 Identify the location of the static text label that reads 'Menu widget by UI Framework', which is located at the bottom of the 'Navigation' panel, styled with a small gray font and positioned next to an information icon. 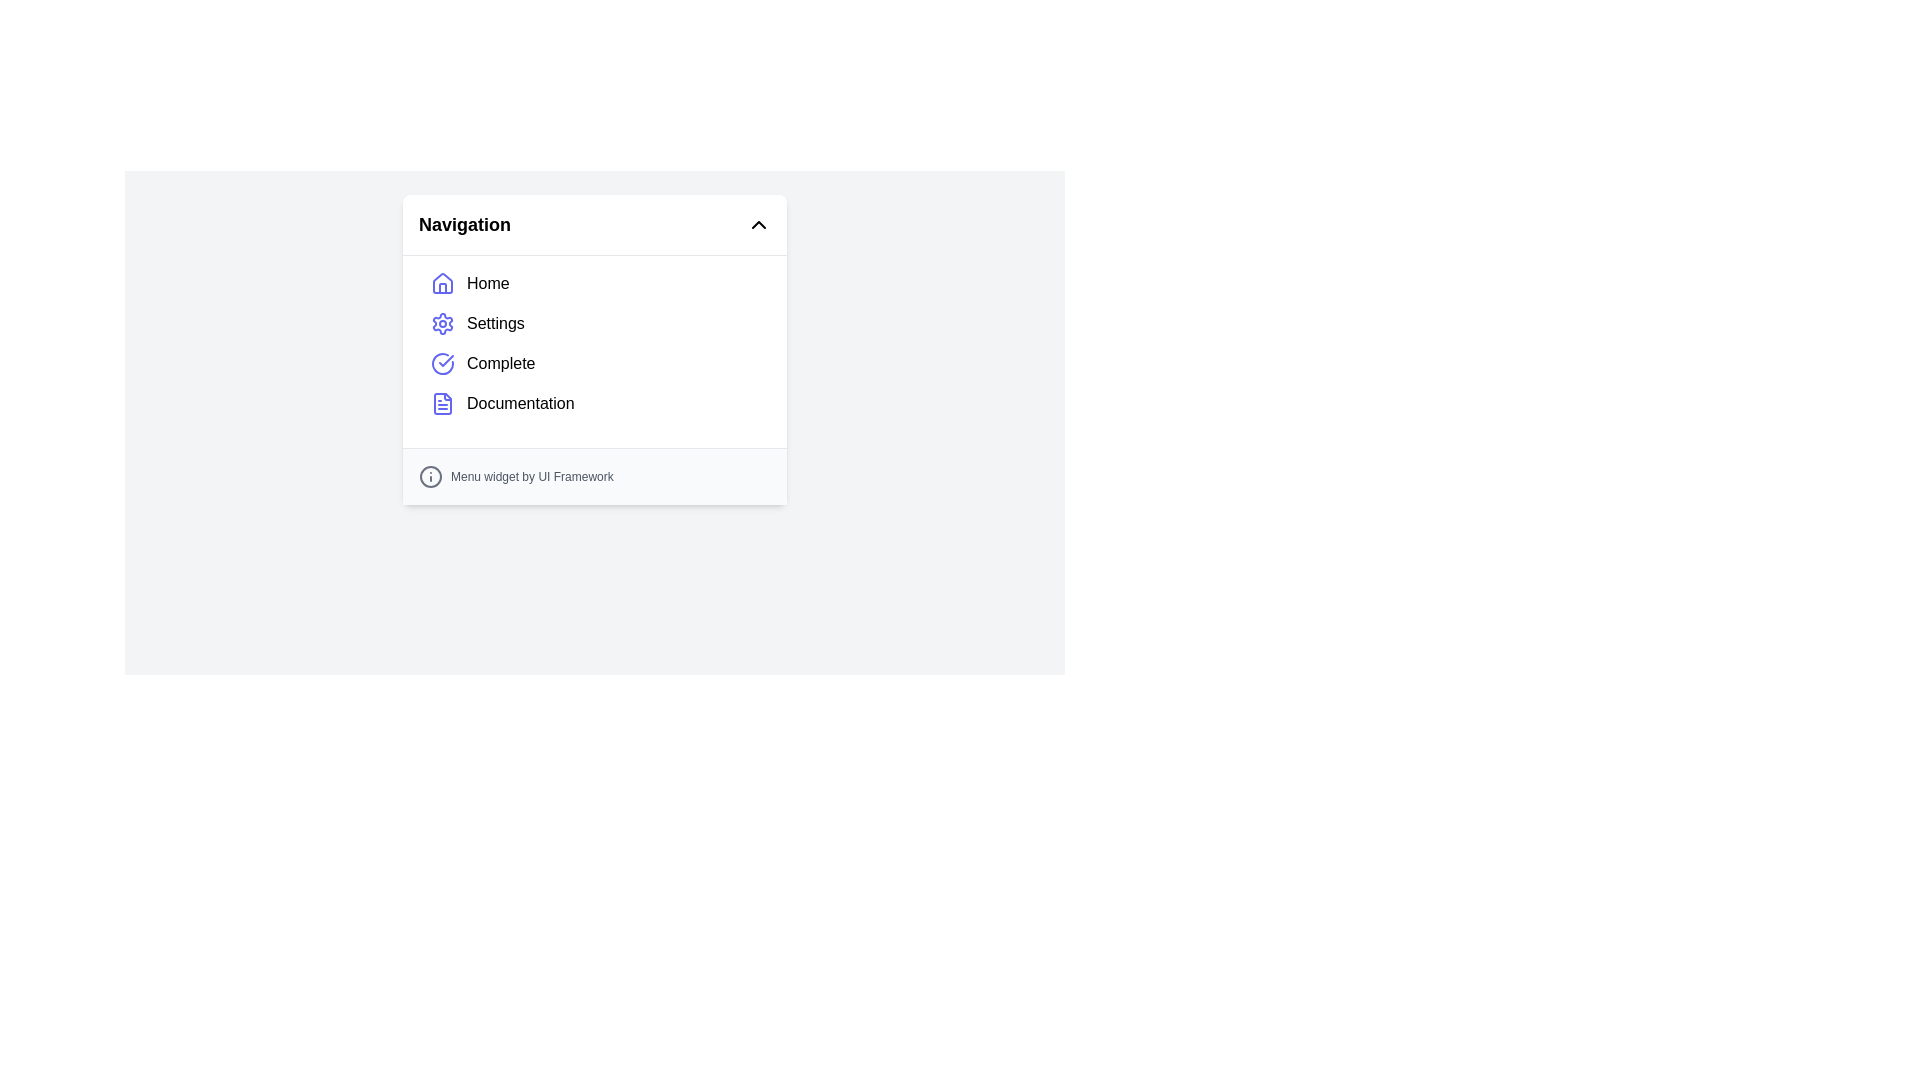
(532, 477).